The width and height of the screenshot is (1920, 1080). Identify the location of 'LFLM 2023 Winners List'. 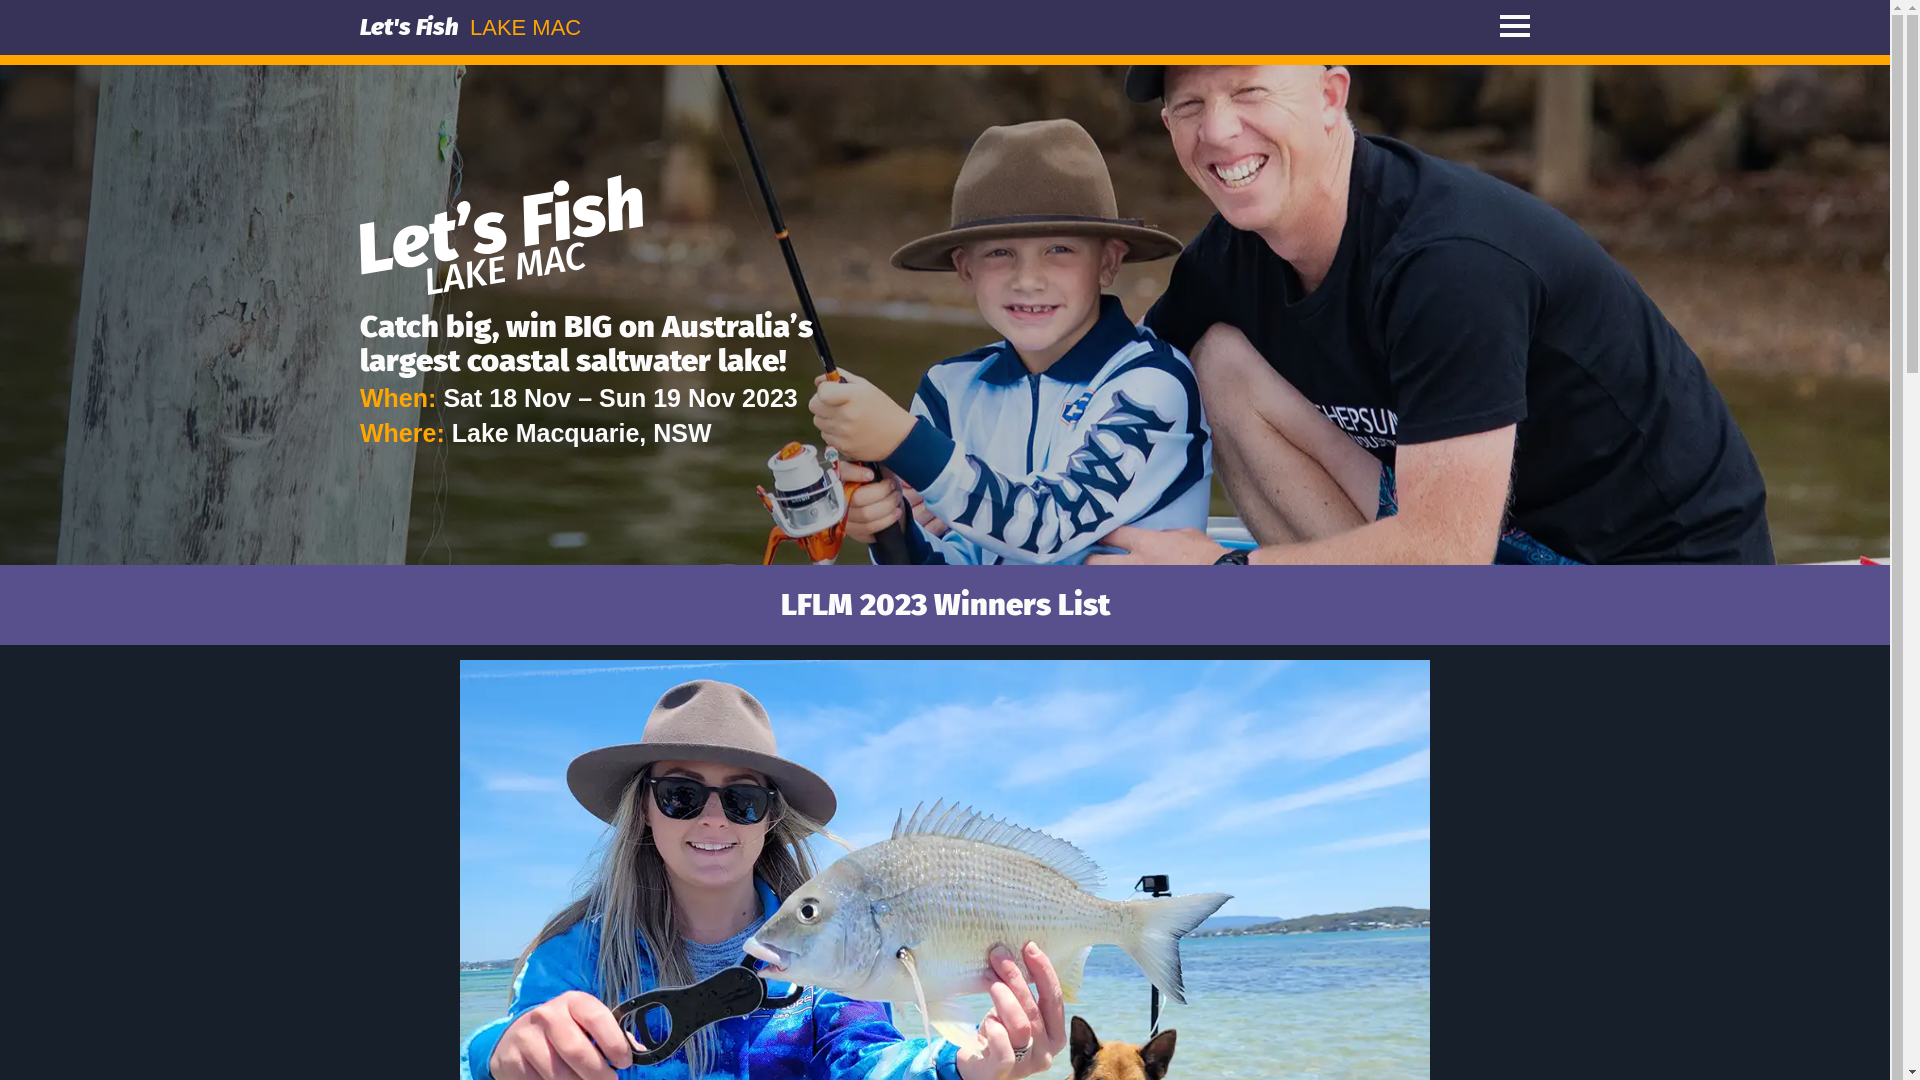
(943, 603).